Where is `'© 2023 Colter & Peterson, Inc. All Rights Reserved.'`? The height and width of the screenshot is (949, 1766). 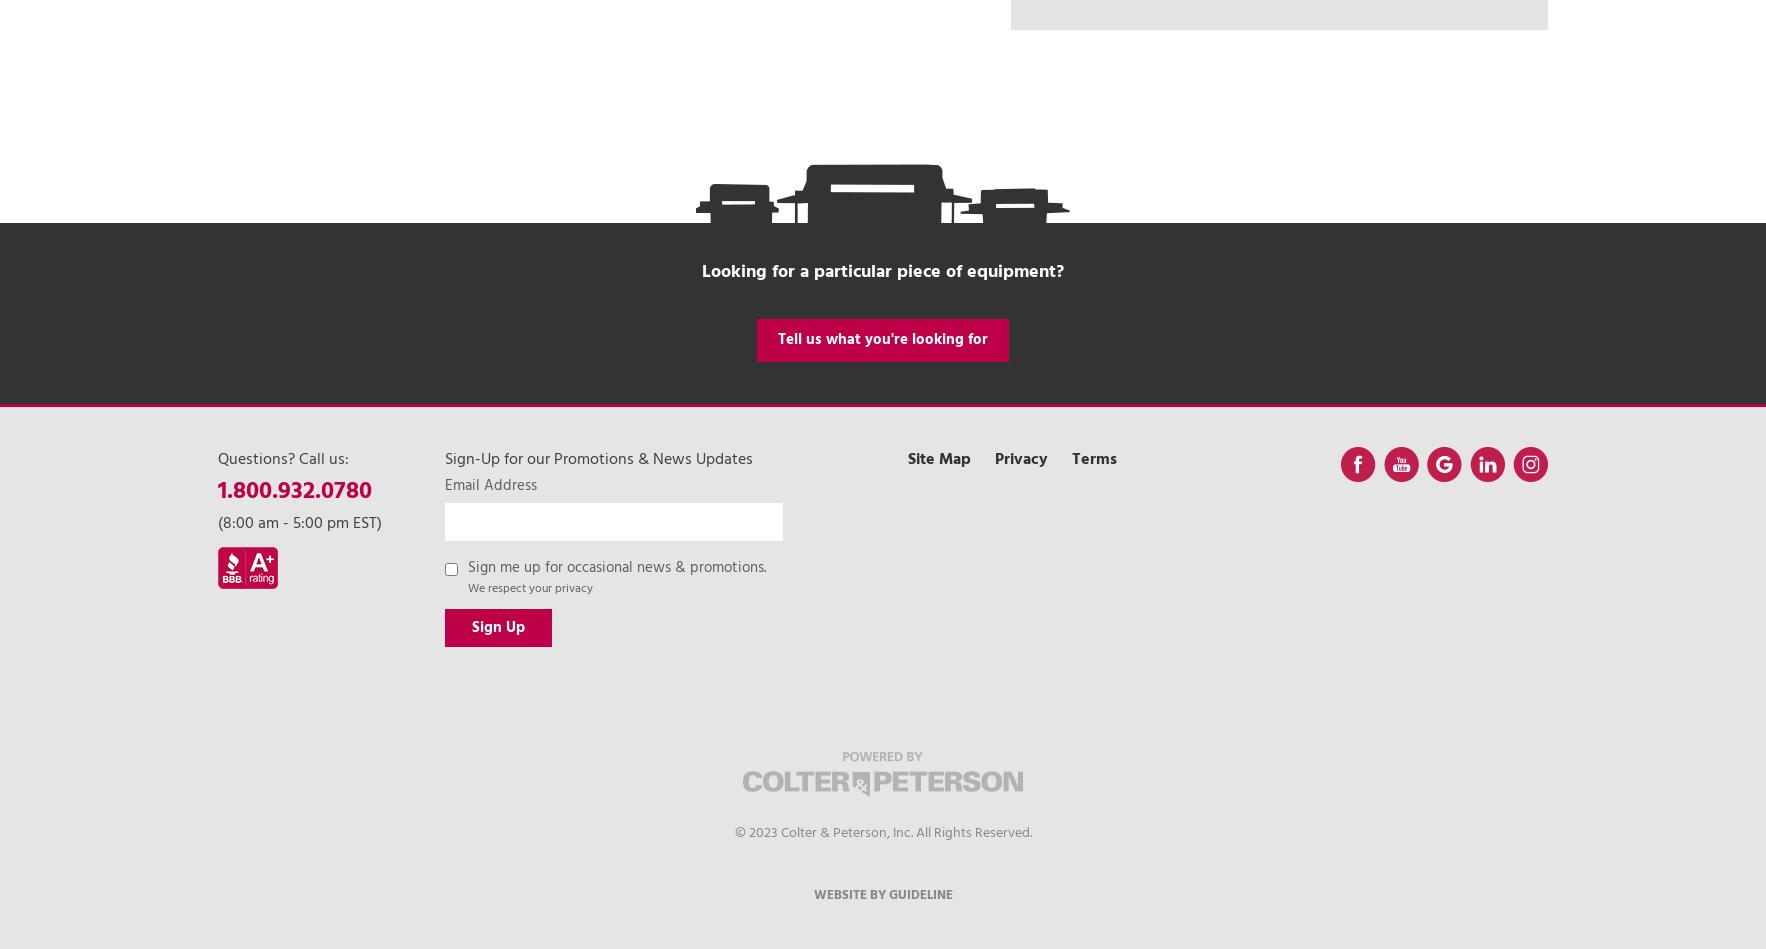
'© 2023 Colter & Peterson, Inc. All Rights Reserved.' is located at coordinates (882, 831).